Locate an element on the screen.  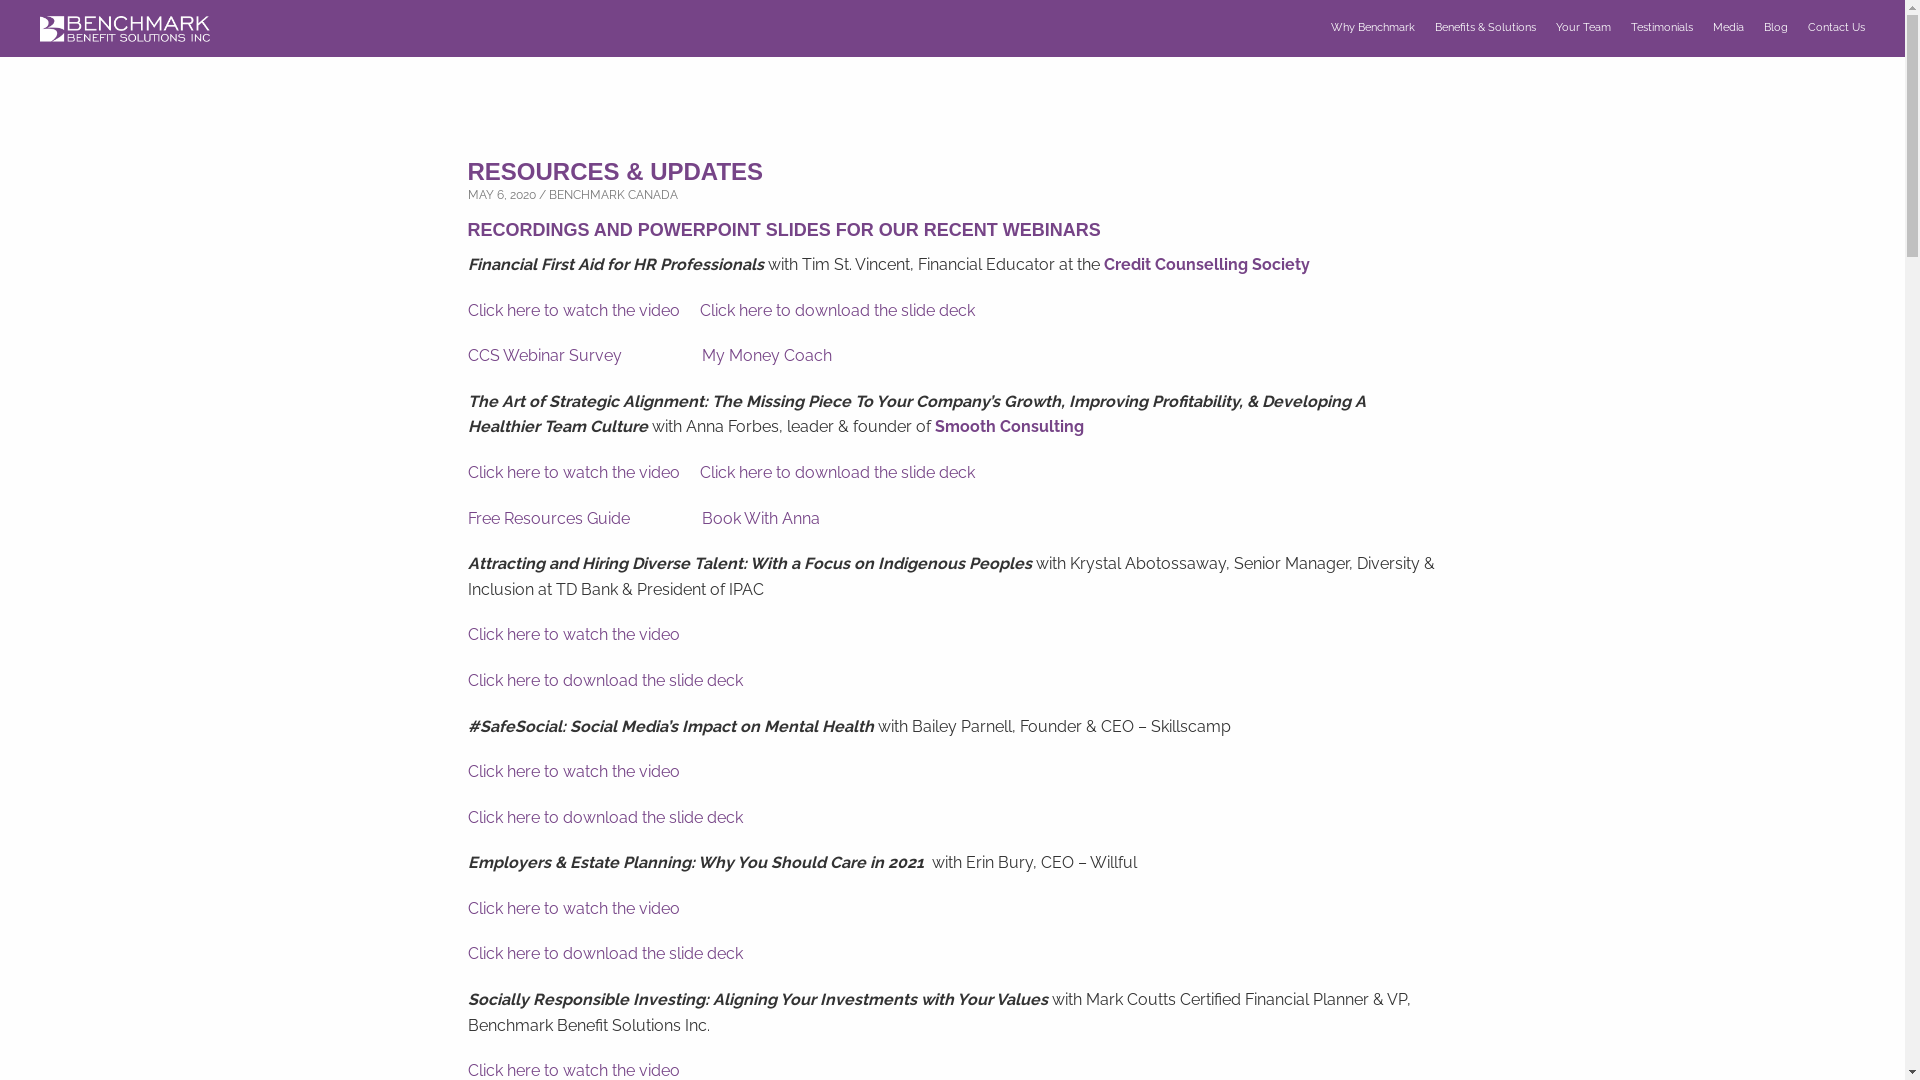
'Benefits & Solutions' is located at coordinates (1485, 27).